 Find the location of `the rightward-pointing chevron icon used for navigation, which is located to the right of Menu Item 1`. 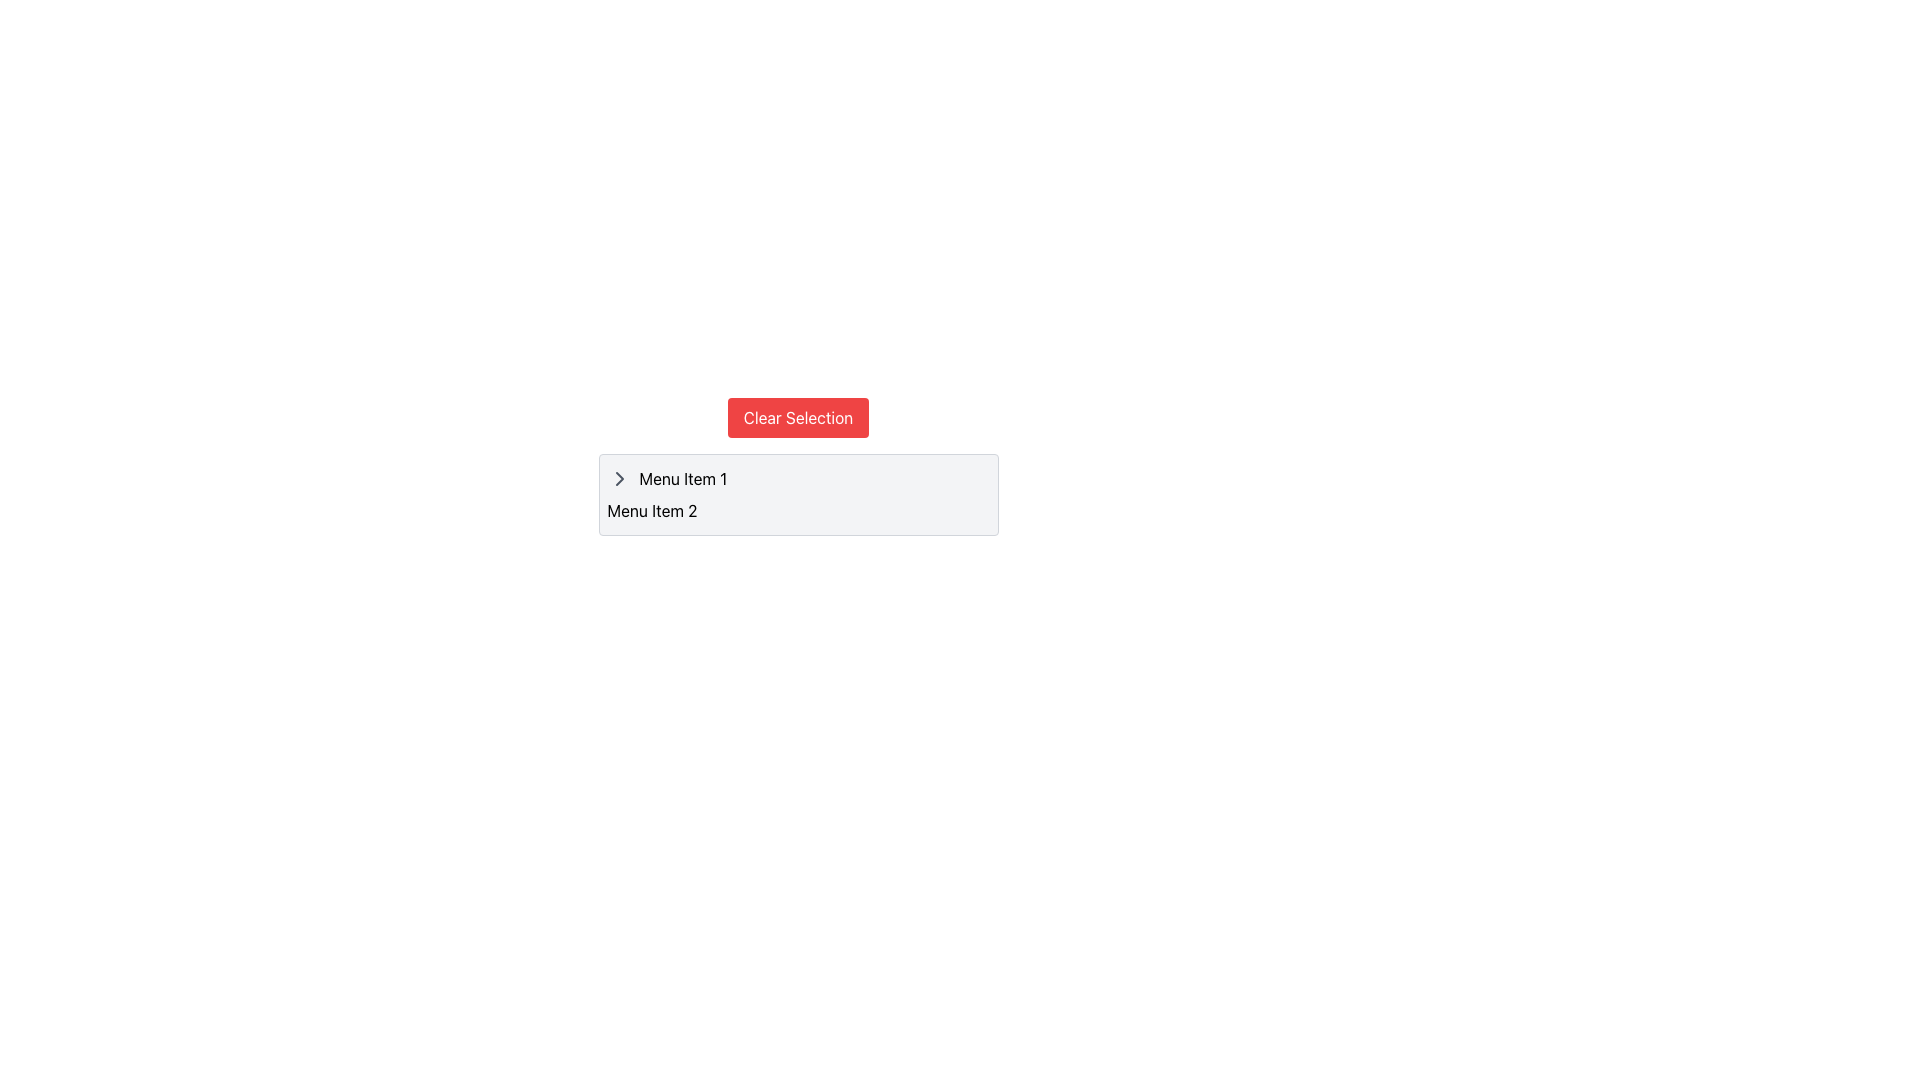

the rightward-pointing chevron icon used for navigation, which is located to the right of Menu Item 1 is located at coordinates (618, 478).